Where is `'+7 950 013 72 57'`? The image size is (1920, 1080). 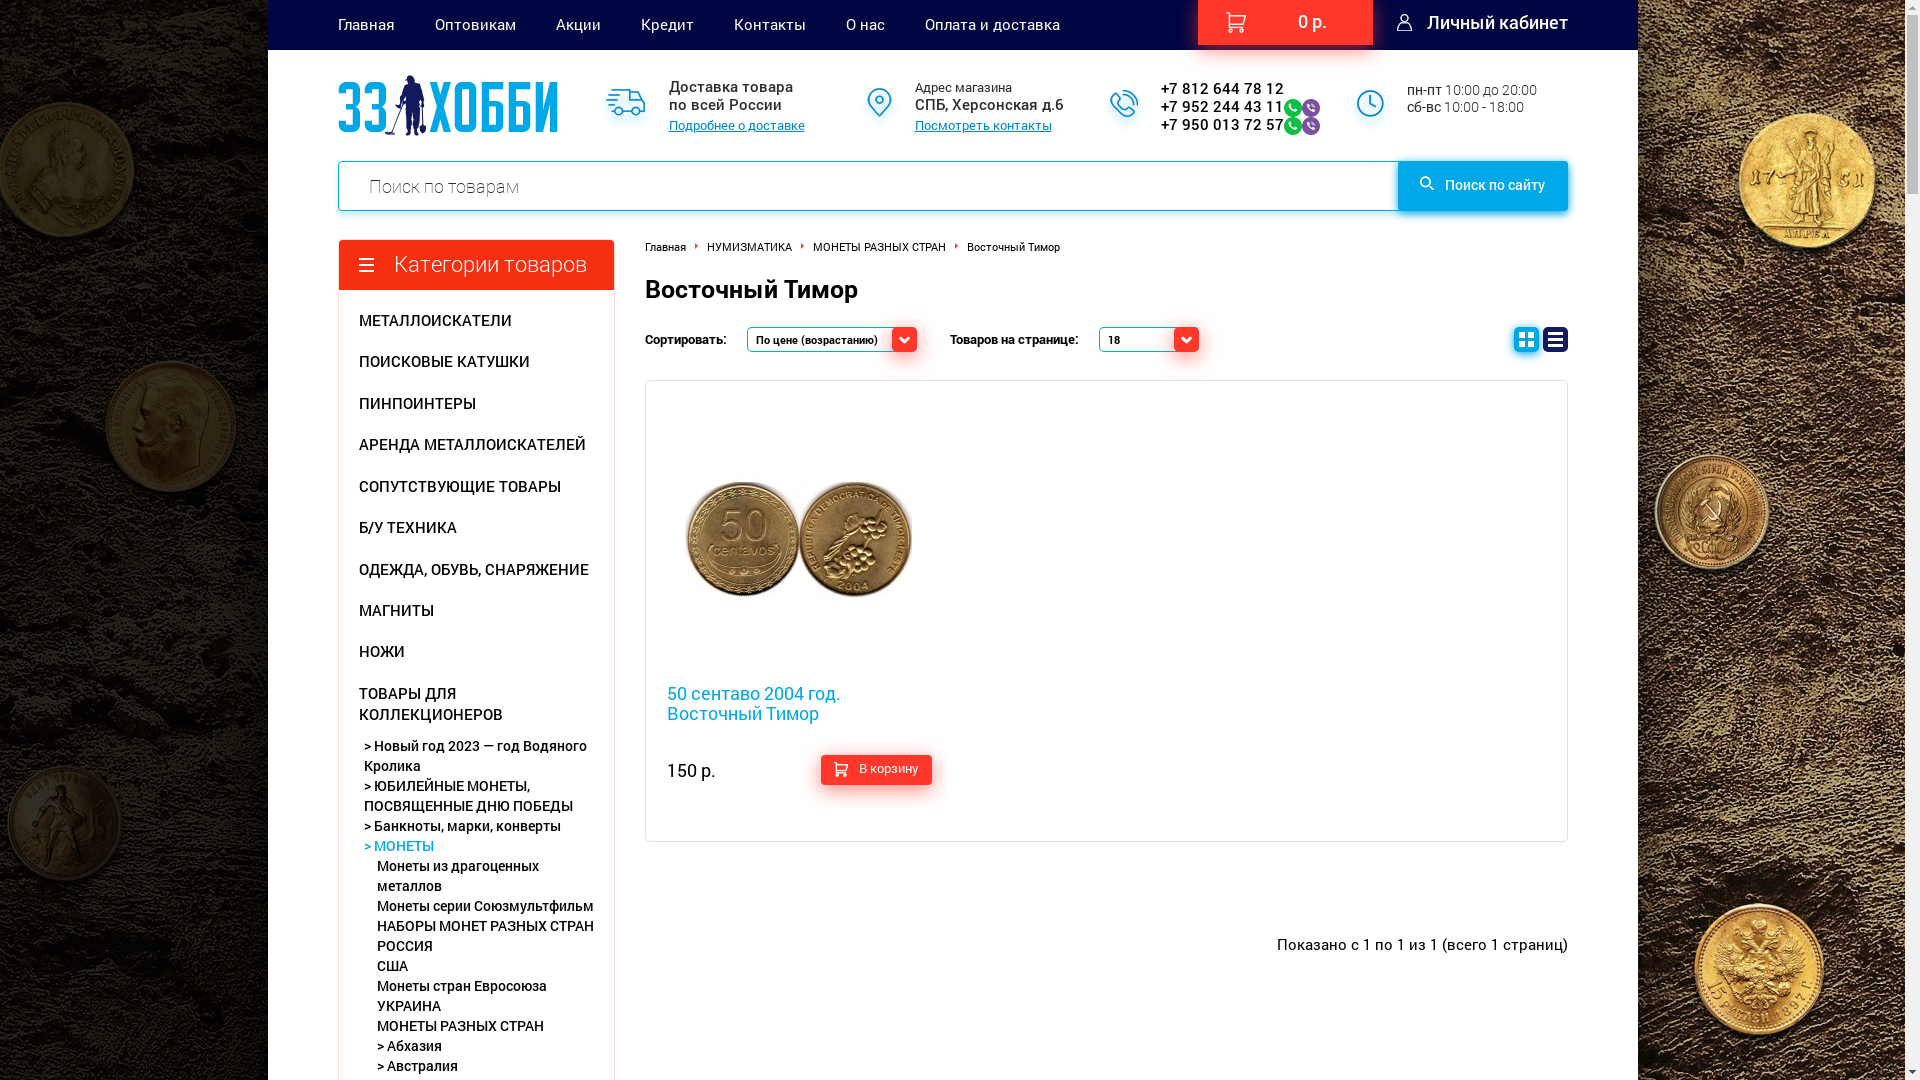 '+7 950 013 72 57' is located at coordinates (1220, 123).